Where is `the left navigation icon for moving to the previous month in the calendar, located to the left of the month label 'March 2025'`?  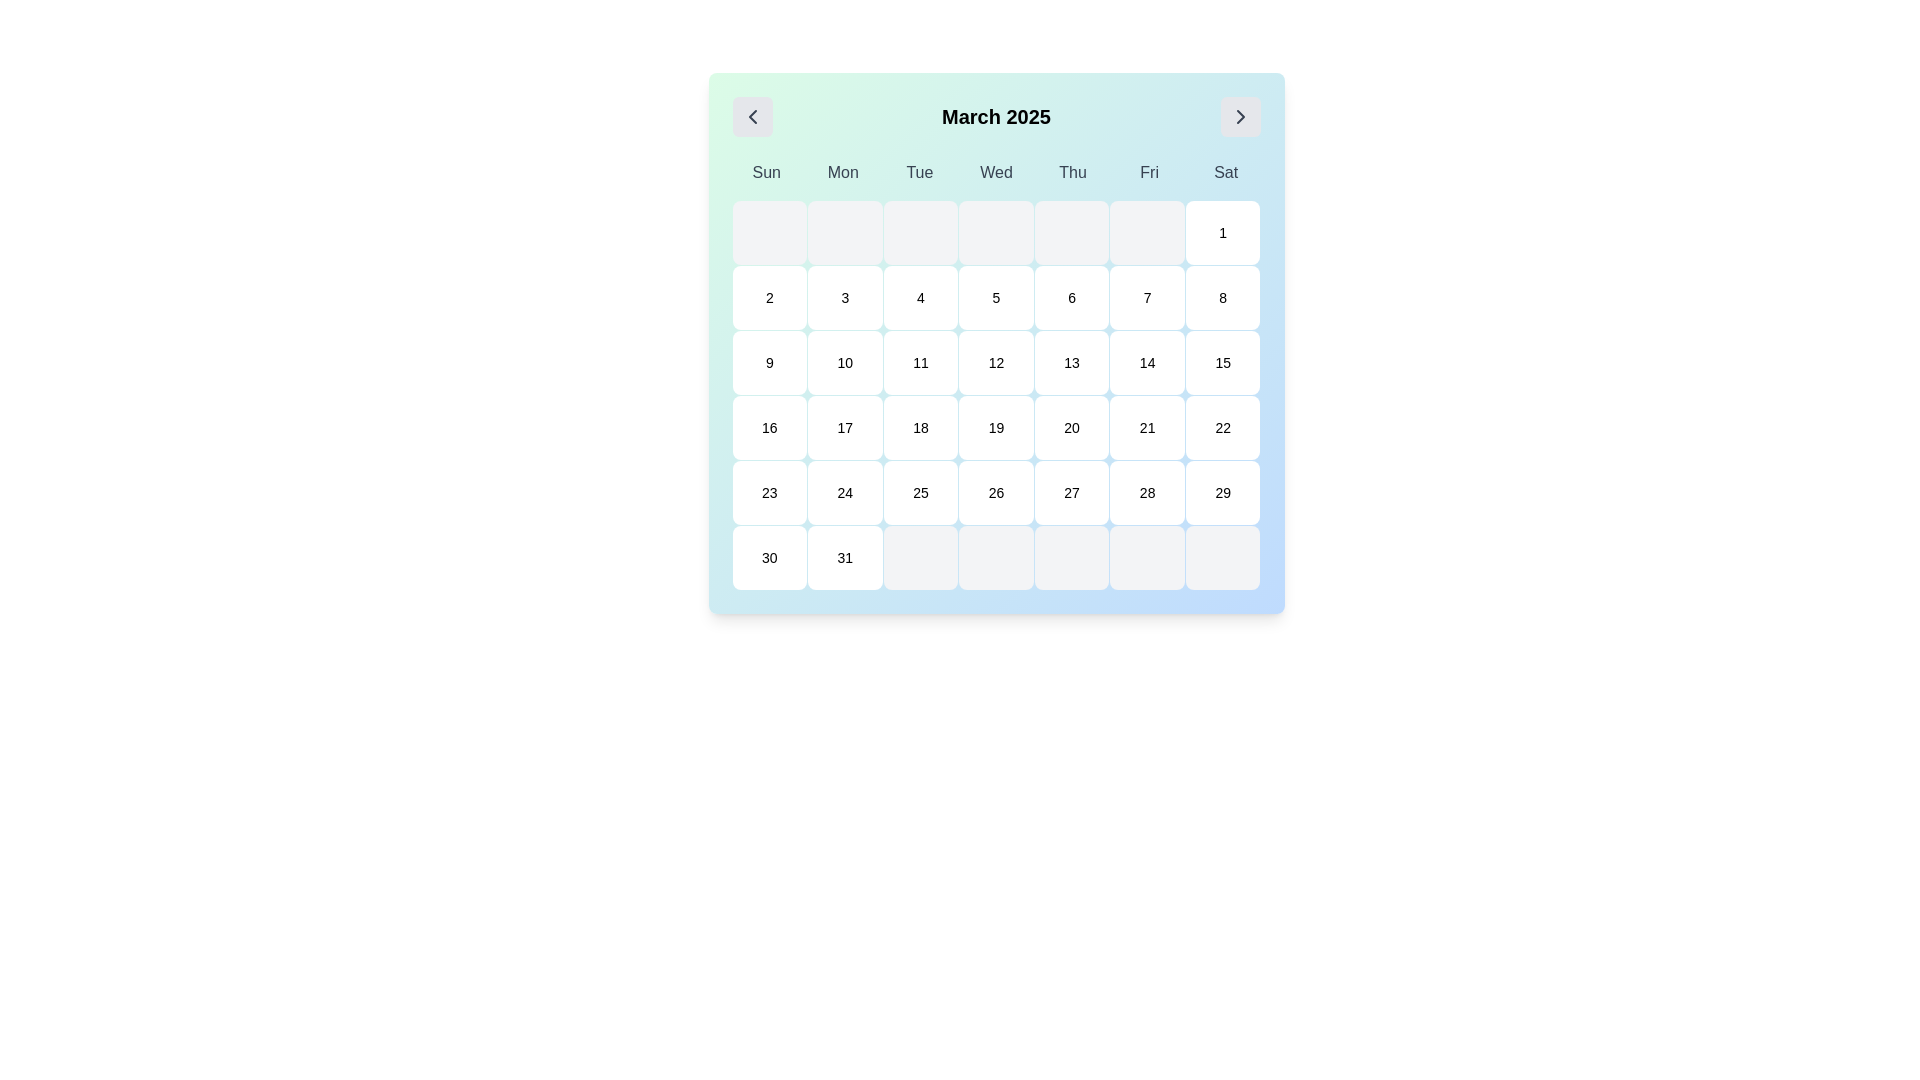 the left navigation icon for moving to the previous month in the calendar, located to the left of the month label 'March 2025' is located at coordinates (751, 116).